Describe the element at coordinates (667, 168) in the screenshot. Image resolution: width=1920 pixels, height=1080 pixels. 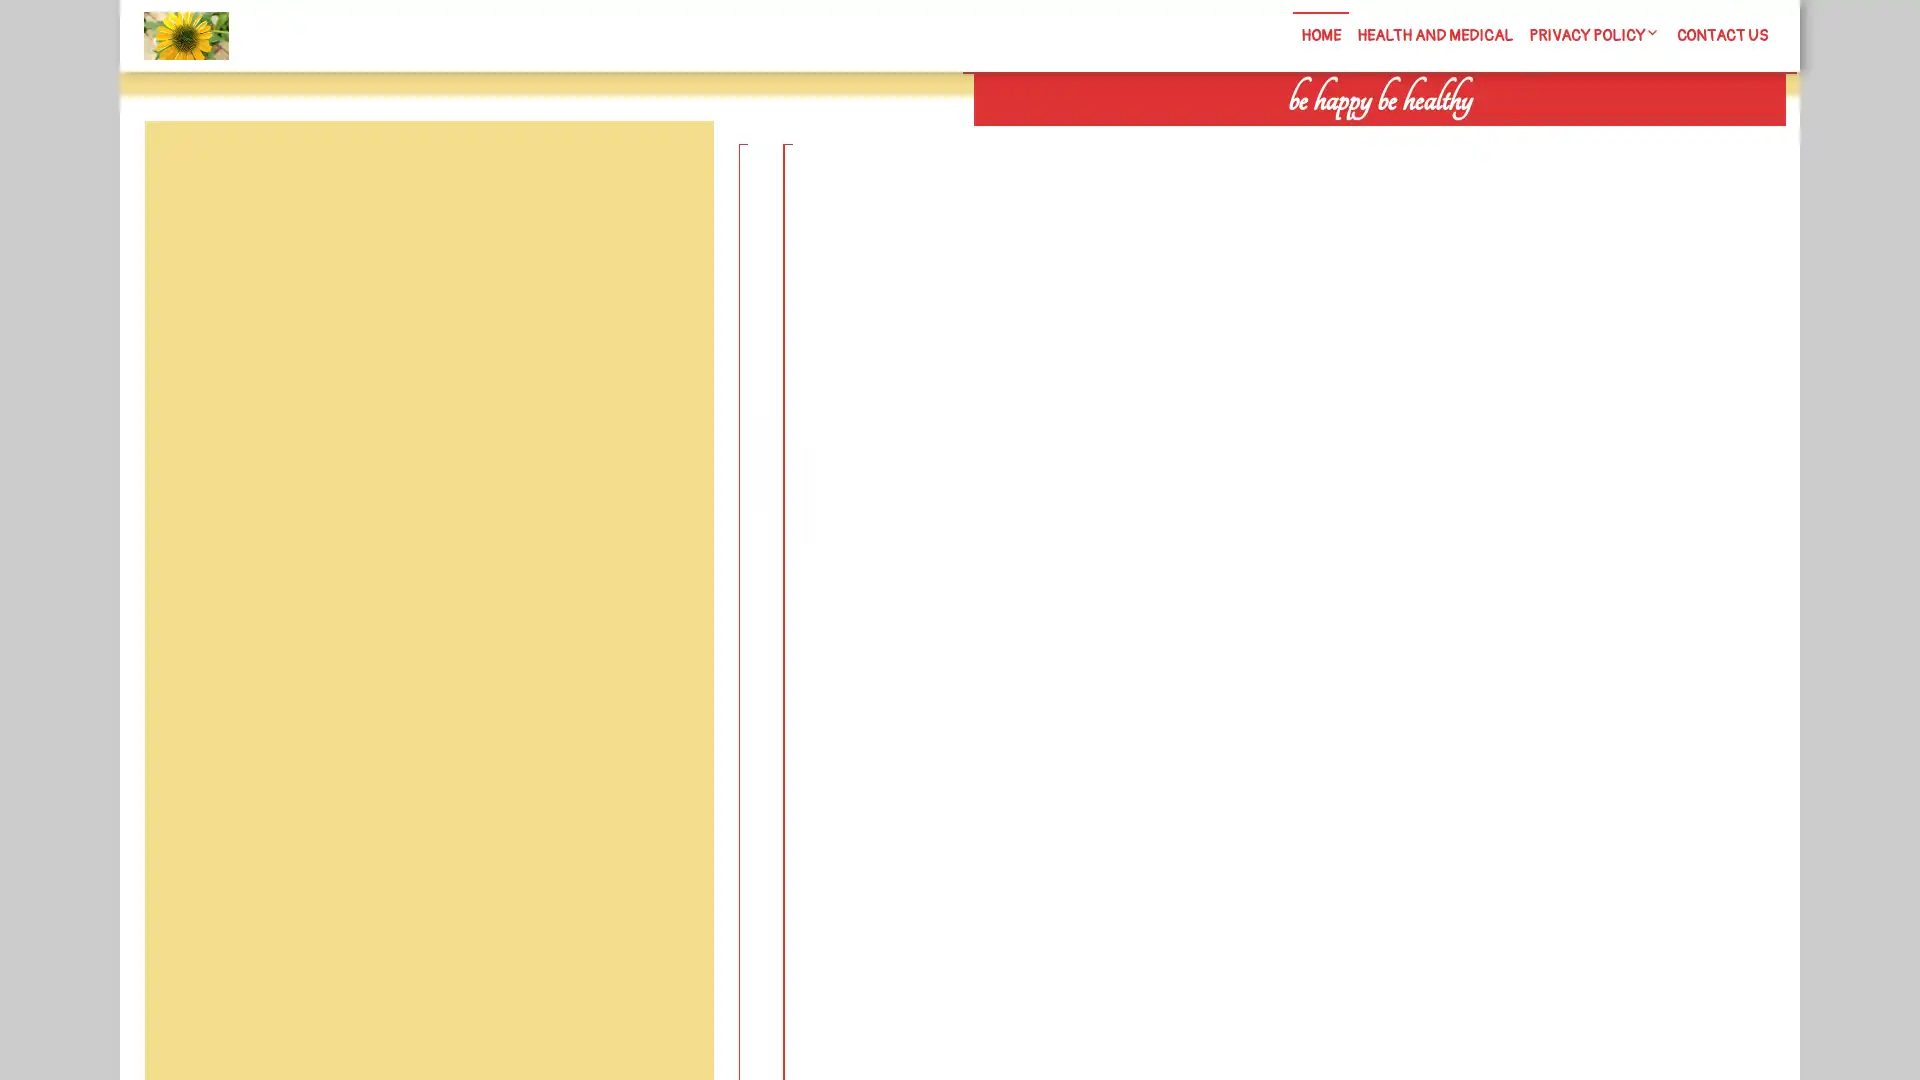
I see `Search` at that location.